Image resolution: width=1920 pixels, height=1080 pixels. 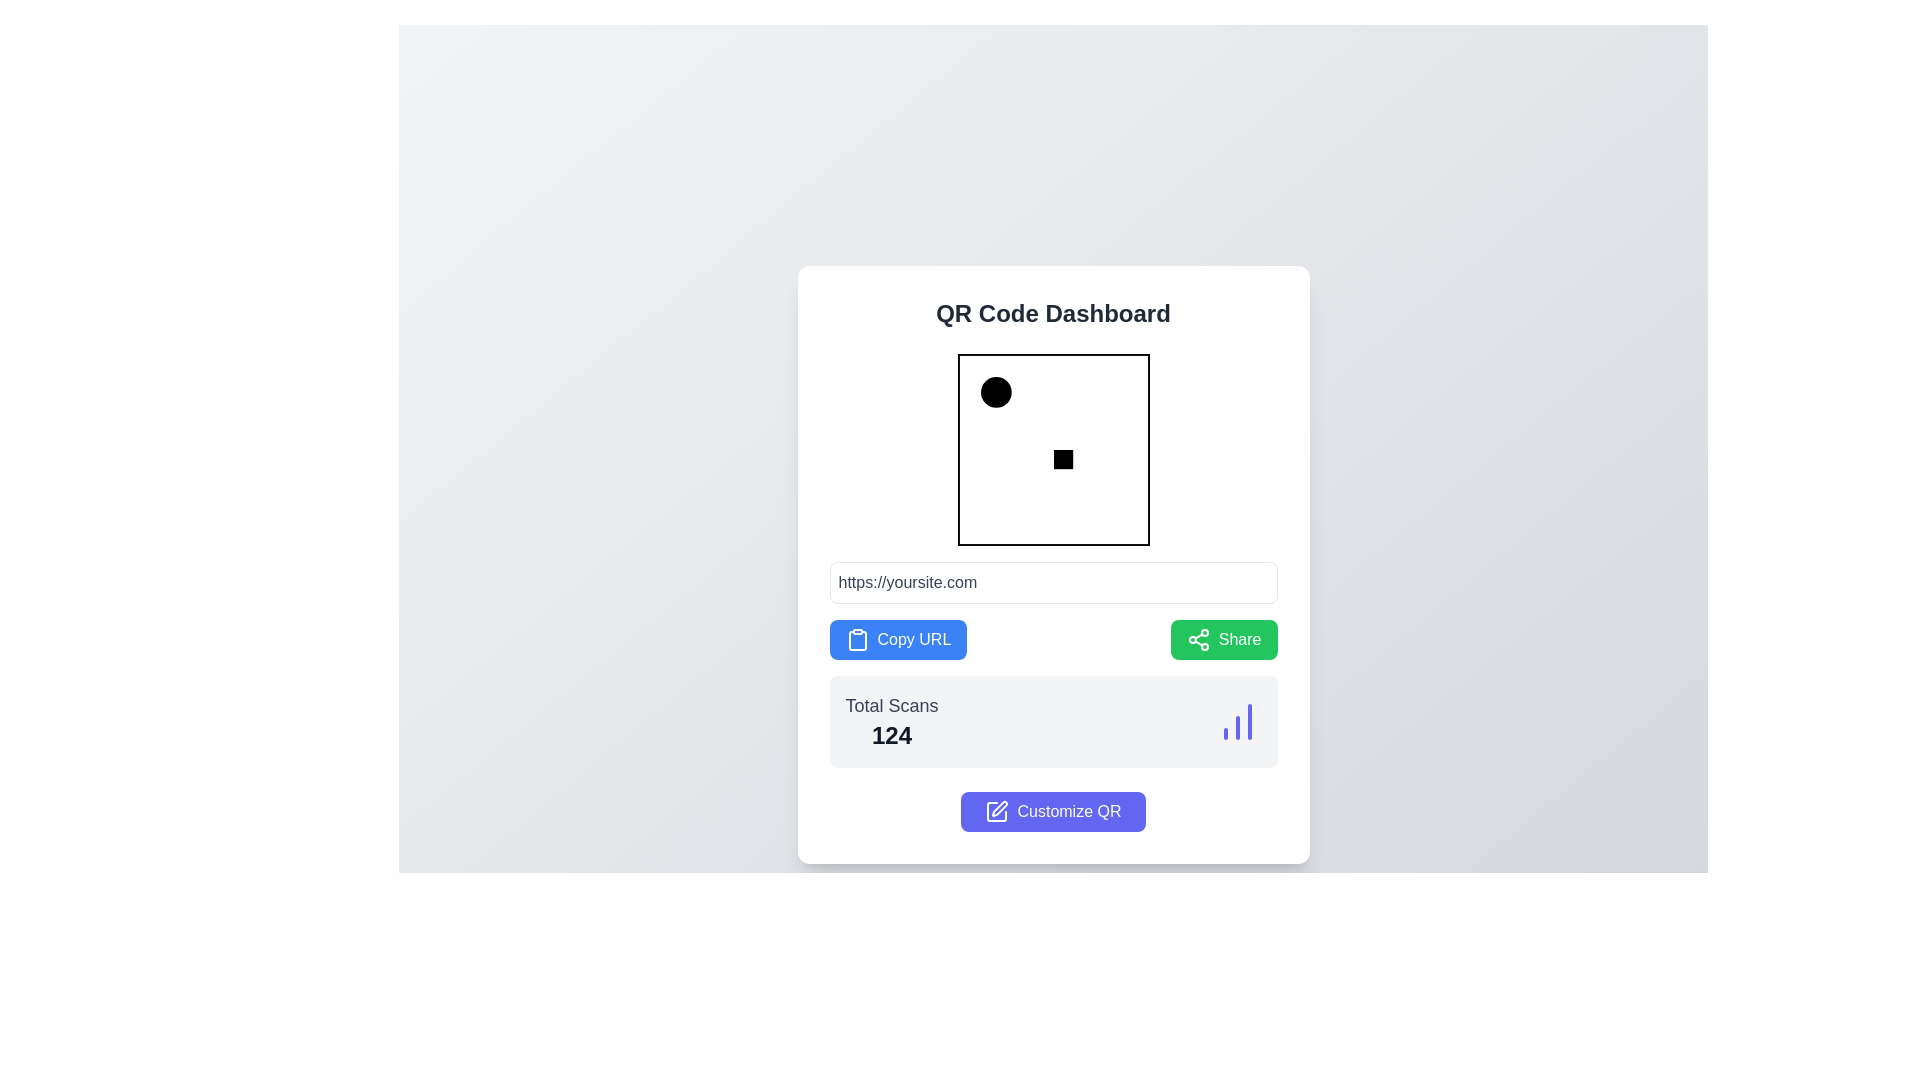 I want to click on the rectangular button with a purple background and white text that reads 'Customize QR', which is positioned below the 'Total Scans' stat section, so click(x=1052, y=812).